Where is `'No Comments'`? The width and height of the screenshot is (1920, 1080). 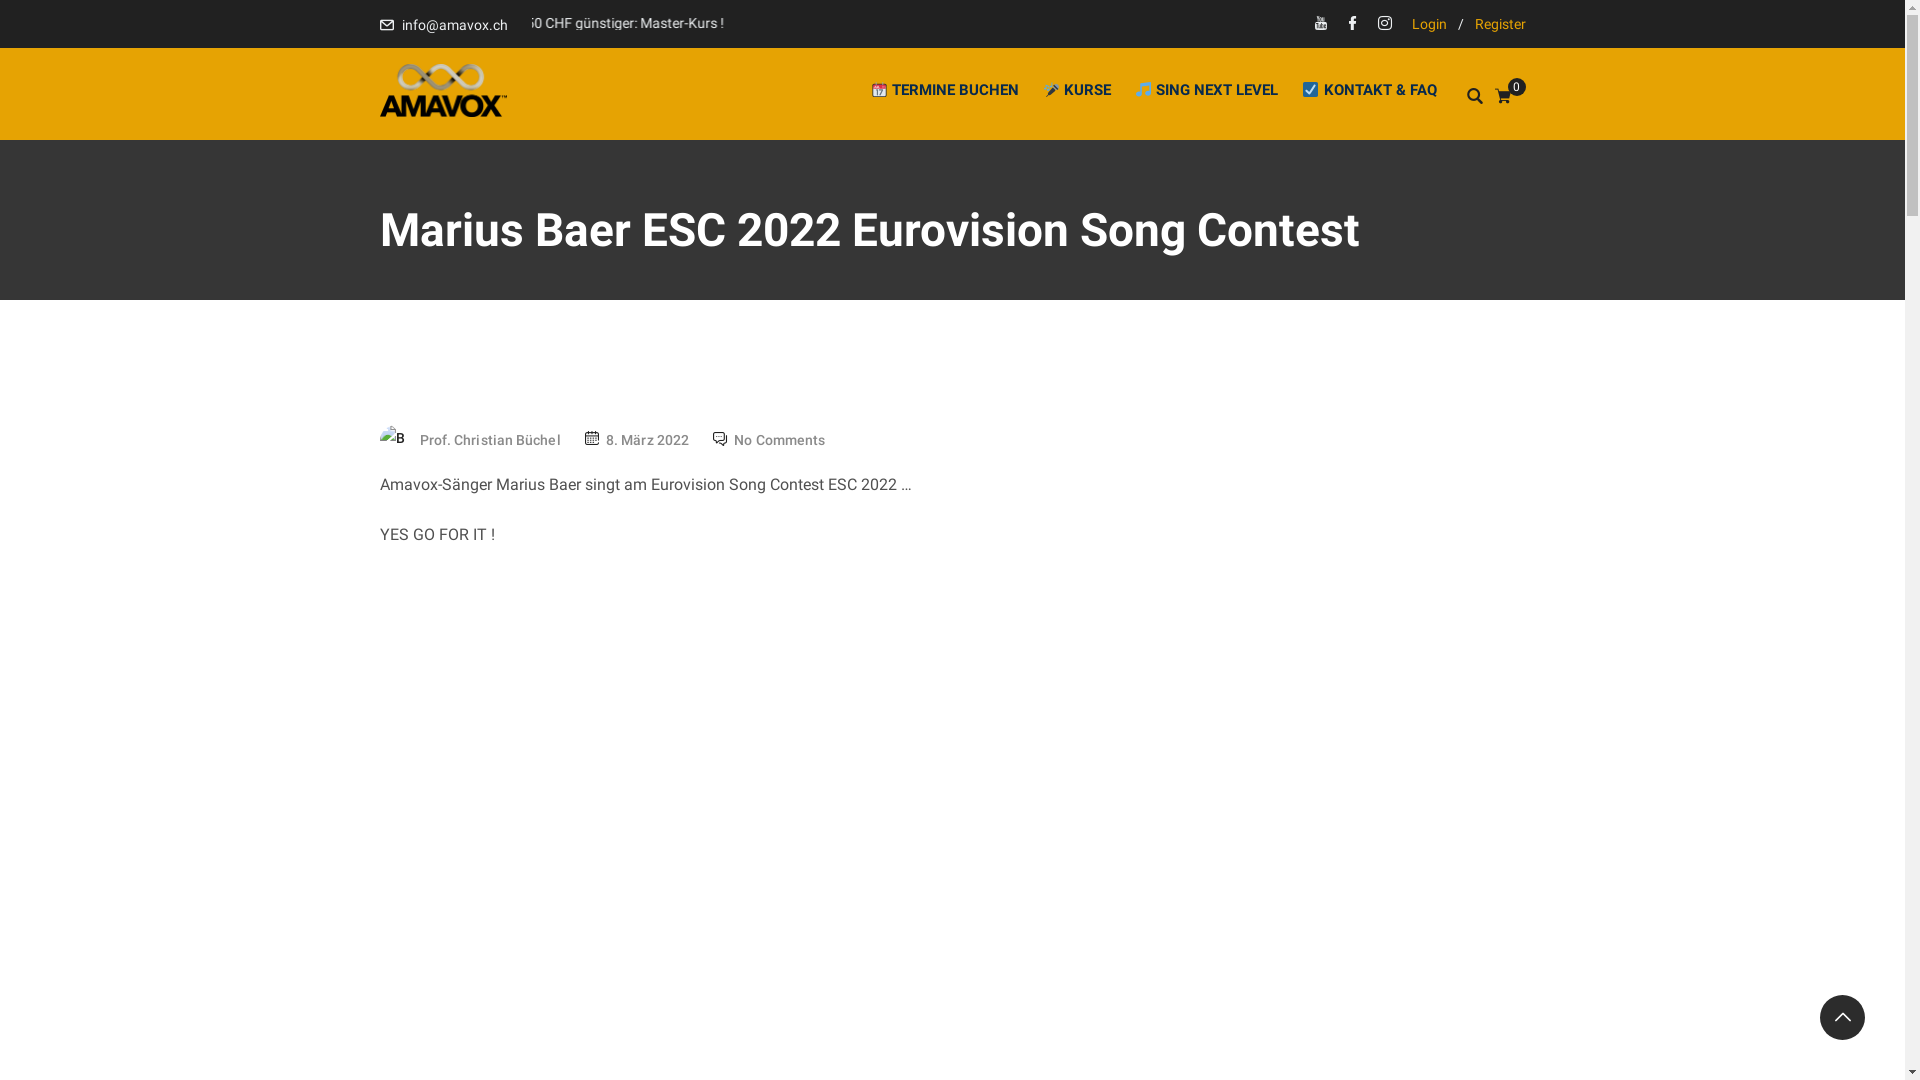 'No Comments' is located at coordinates (778, 438).